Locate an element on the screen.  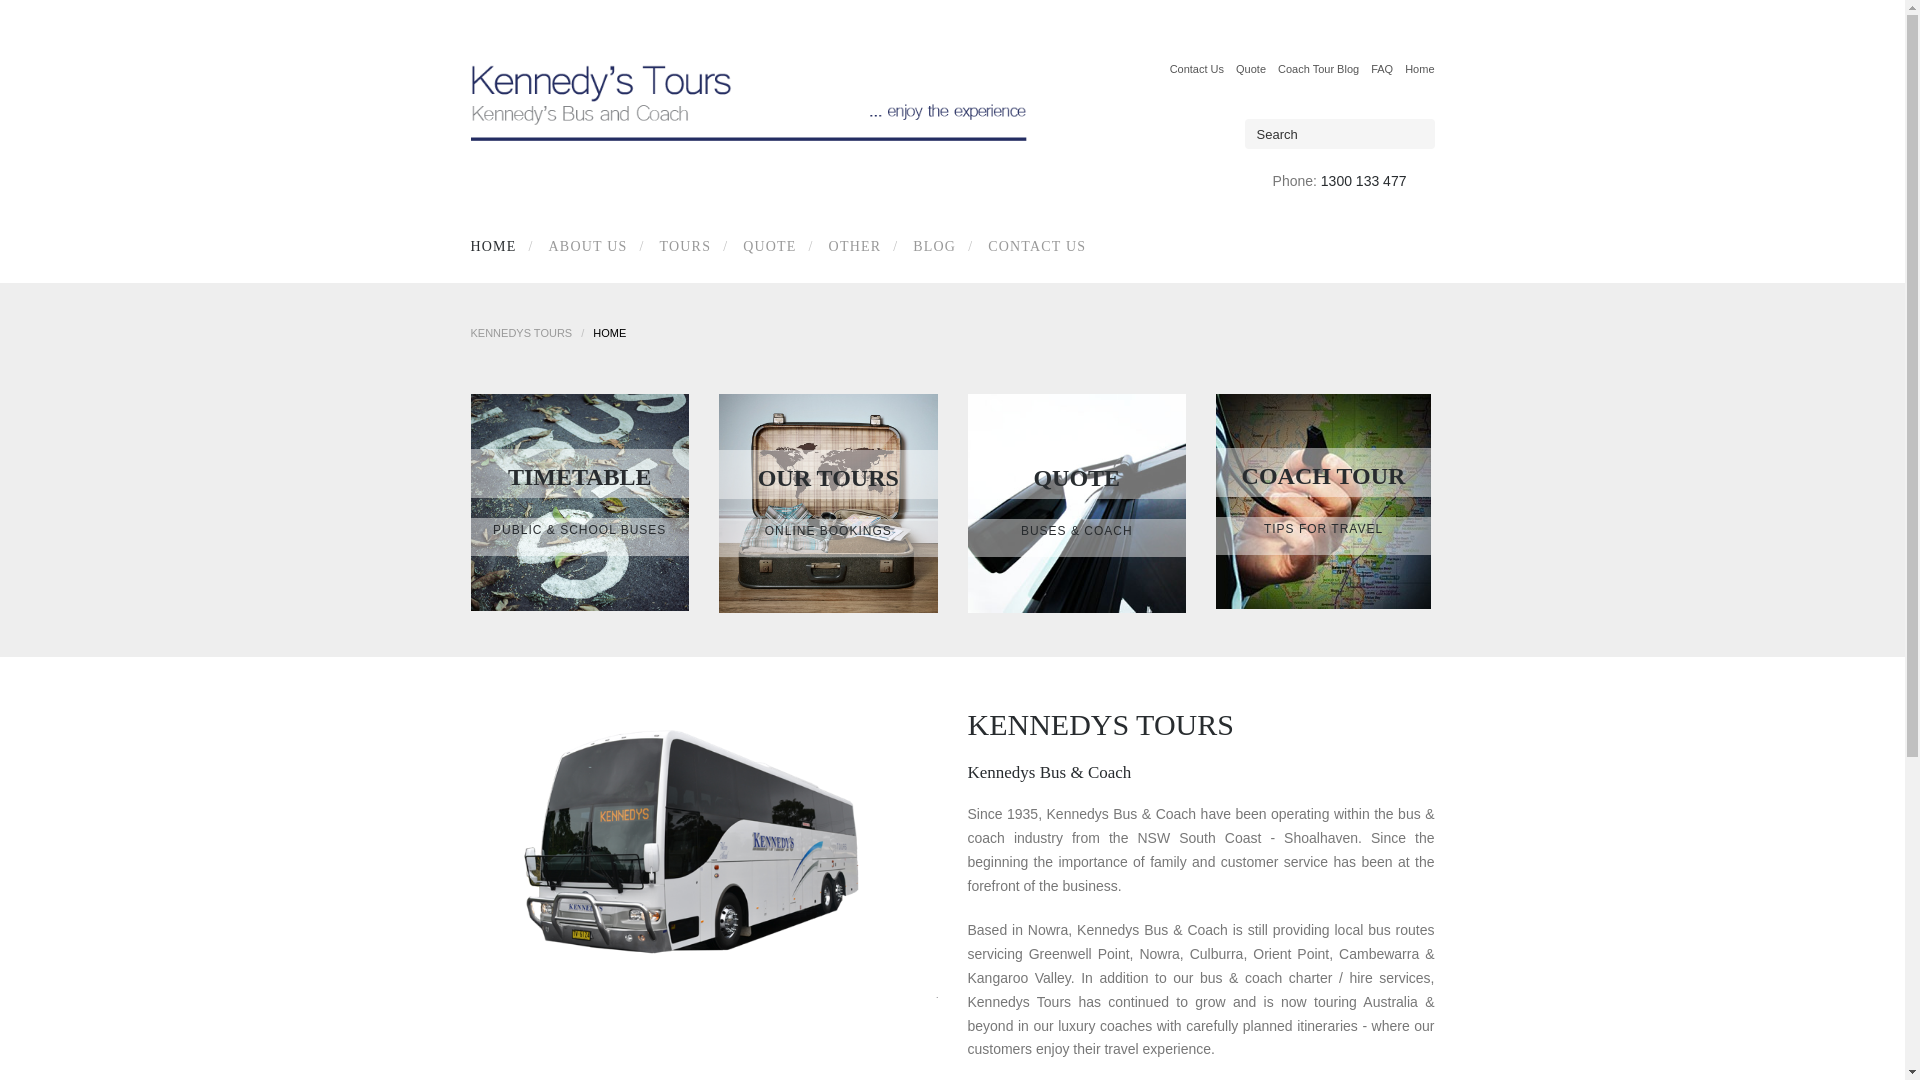
'Contact Us' is located at coordinates (1170, 68).